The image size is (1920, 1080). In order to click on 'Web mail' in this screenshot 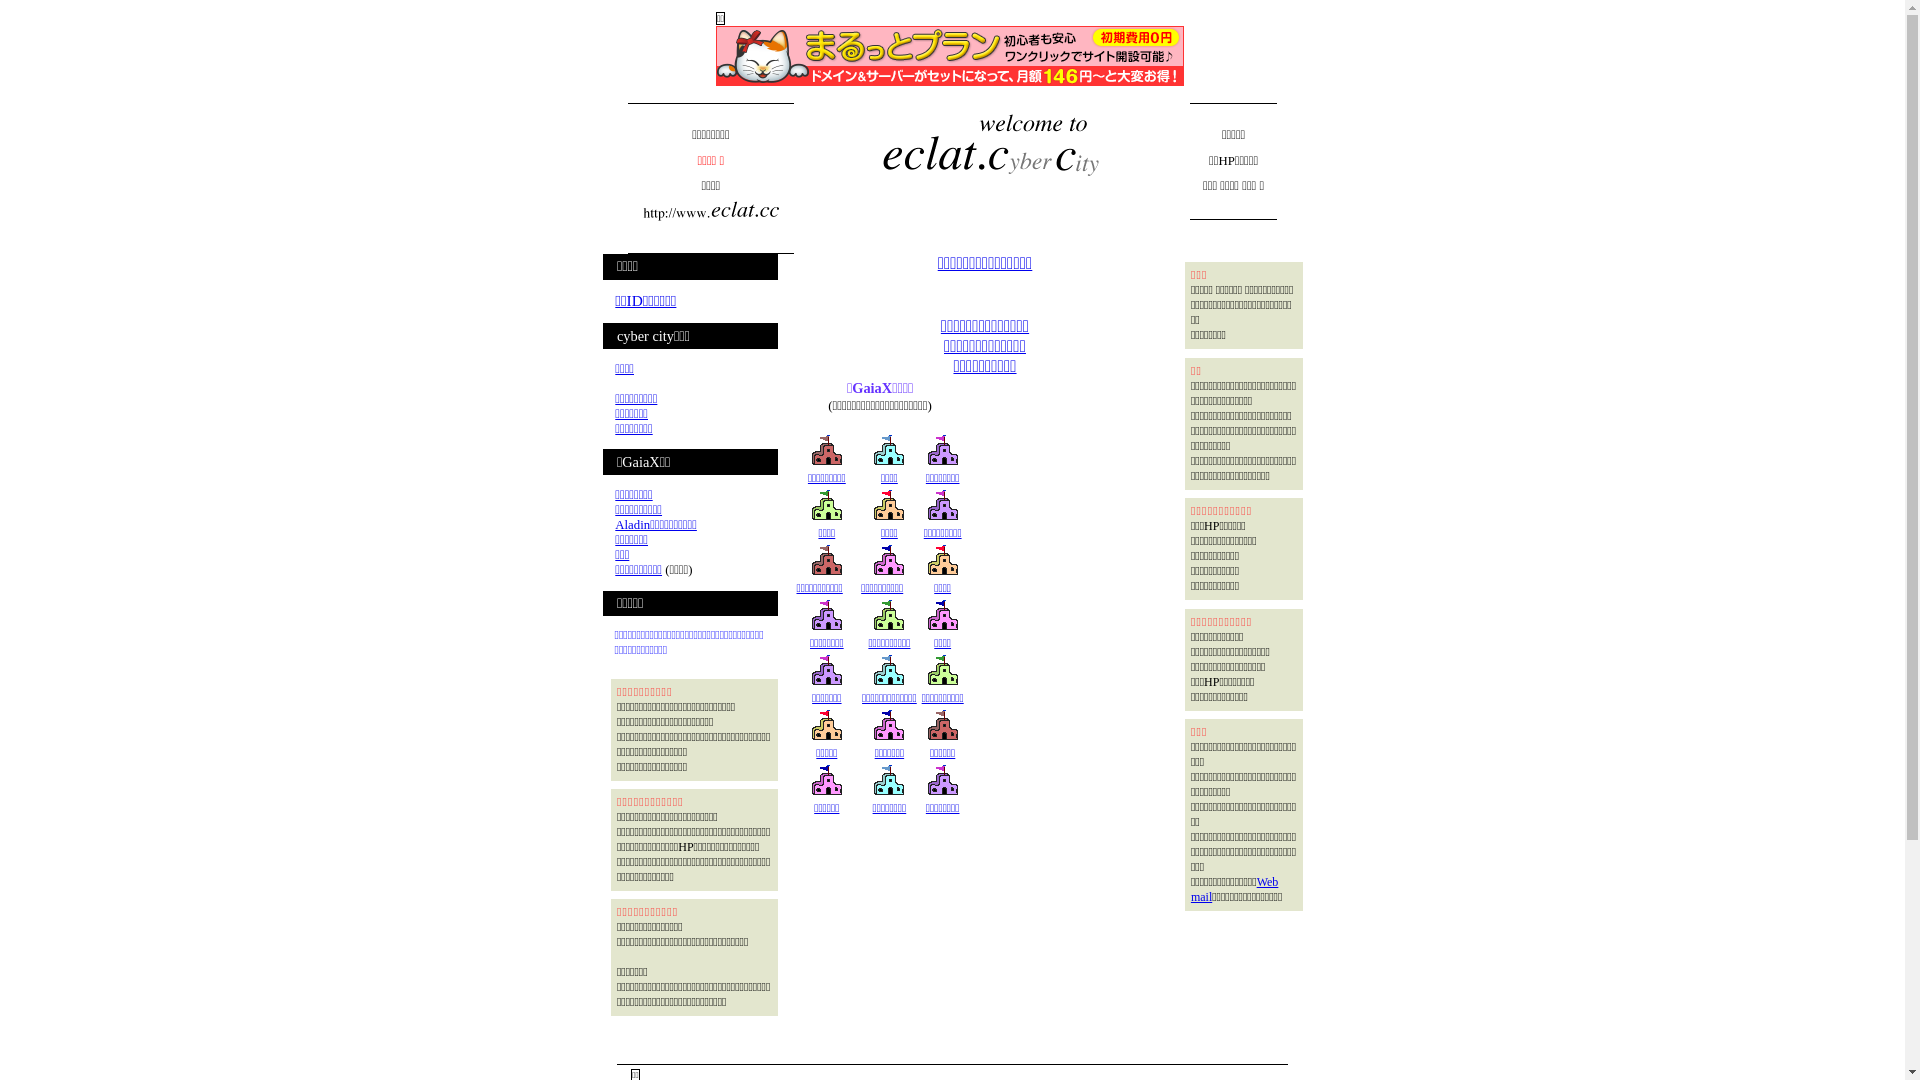, I will do `click(1233, 888)`.